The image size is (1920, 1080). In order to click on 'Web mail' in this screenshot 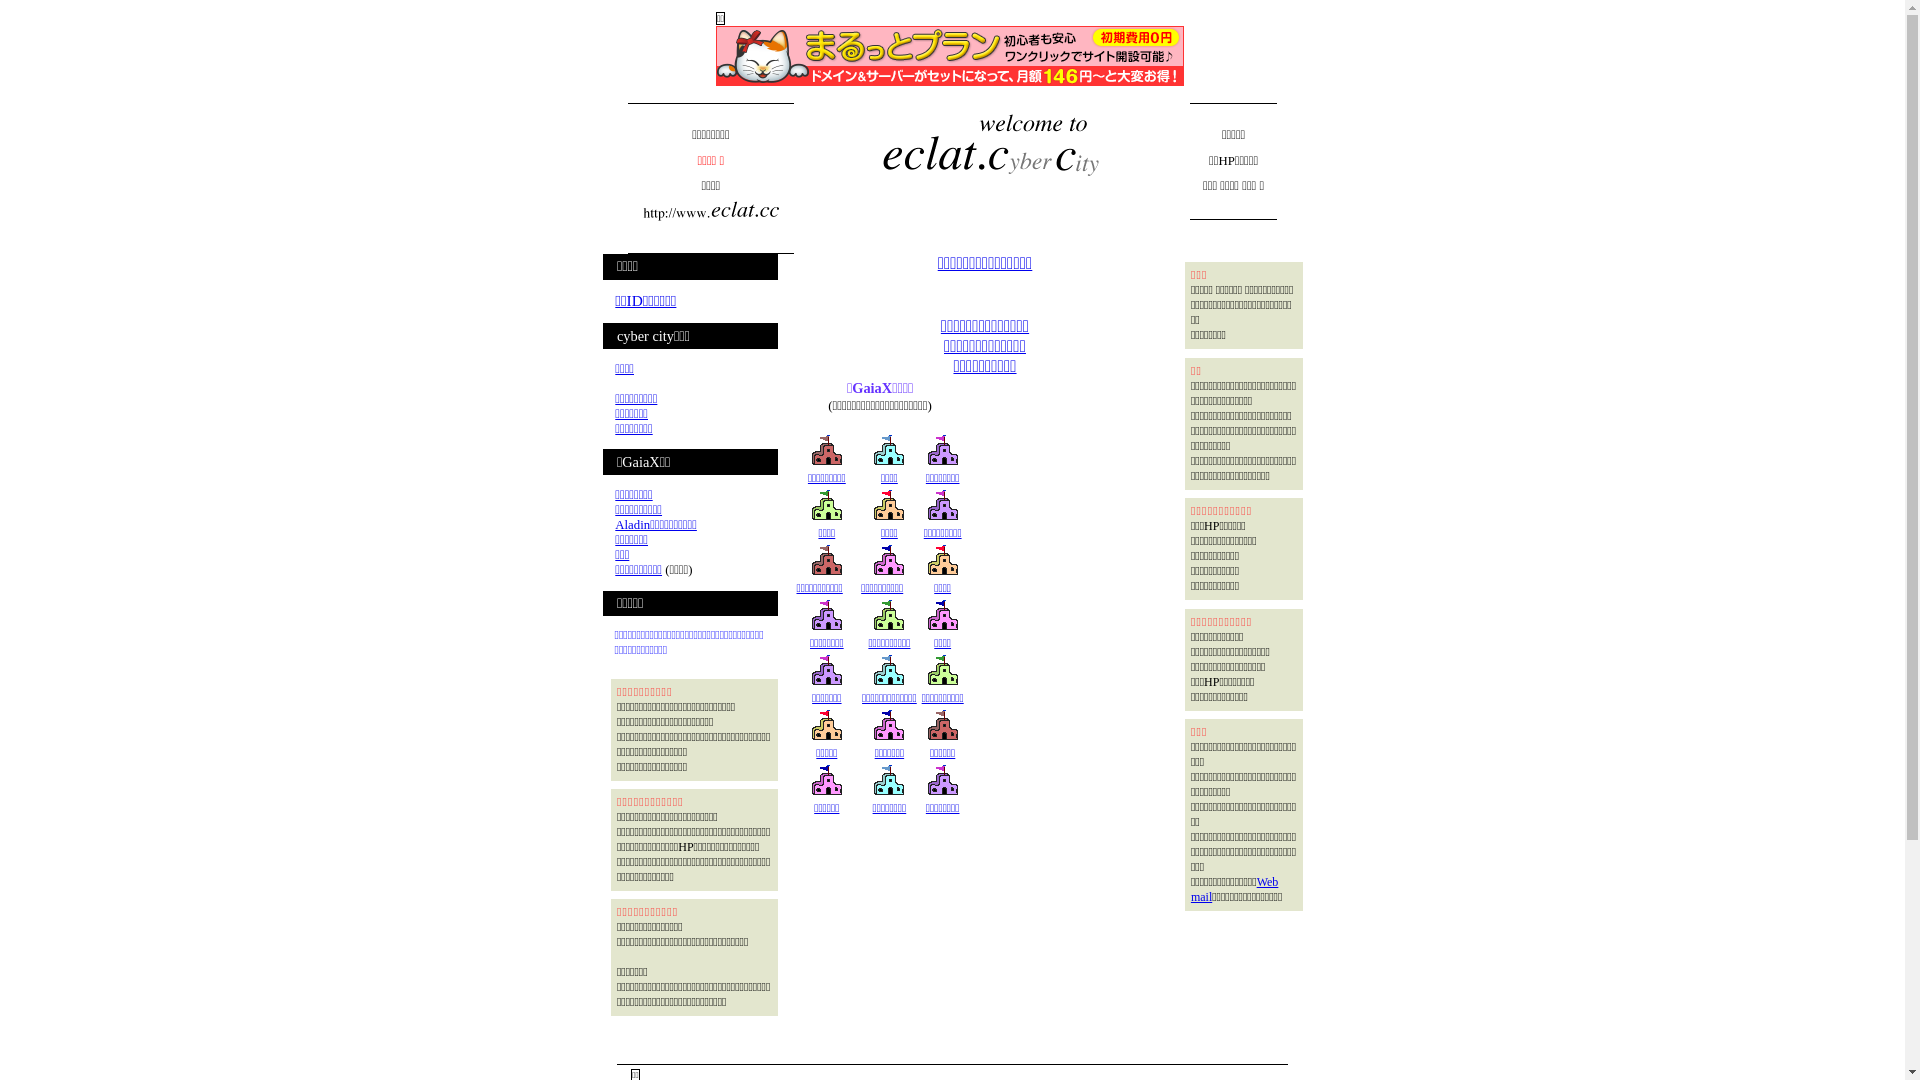, I will do `click(1233, 888)`.